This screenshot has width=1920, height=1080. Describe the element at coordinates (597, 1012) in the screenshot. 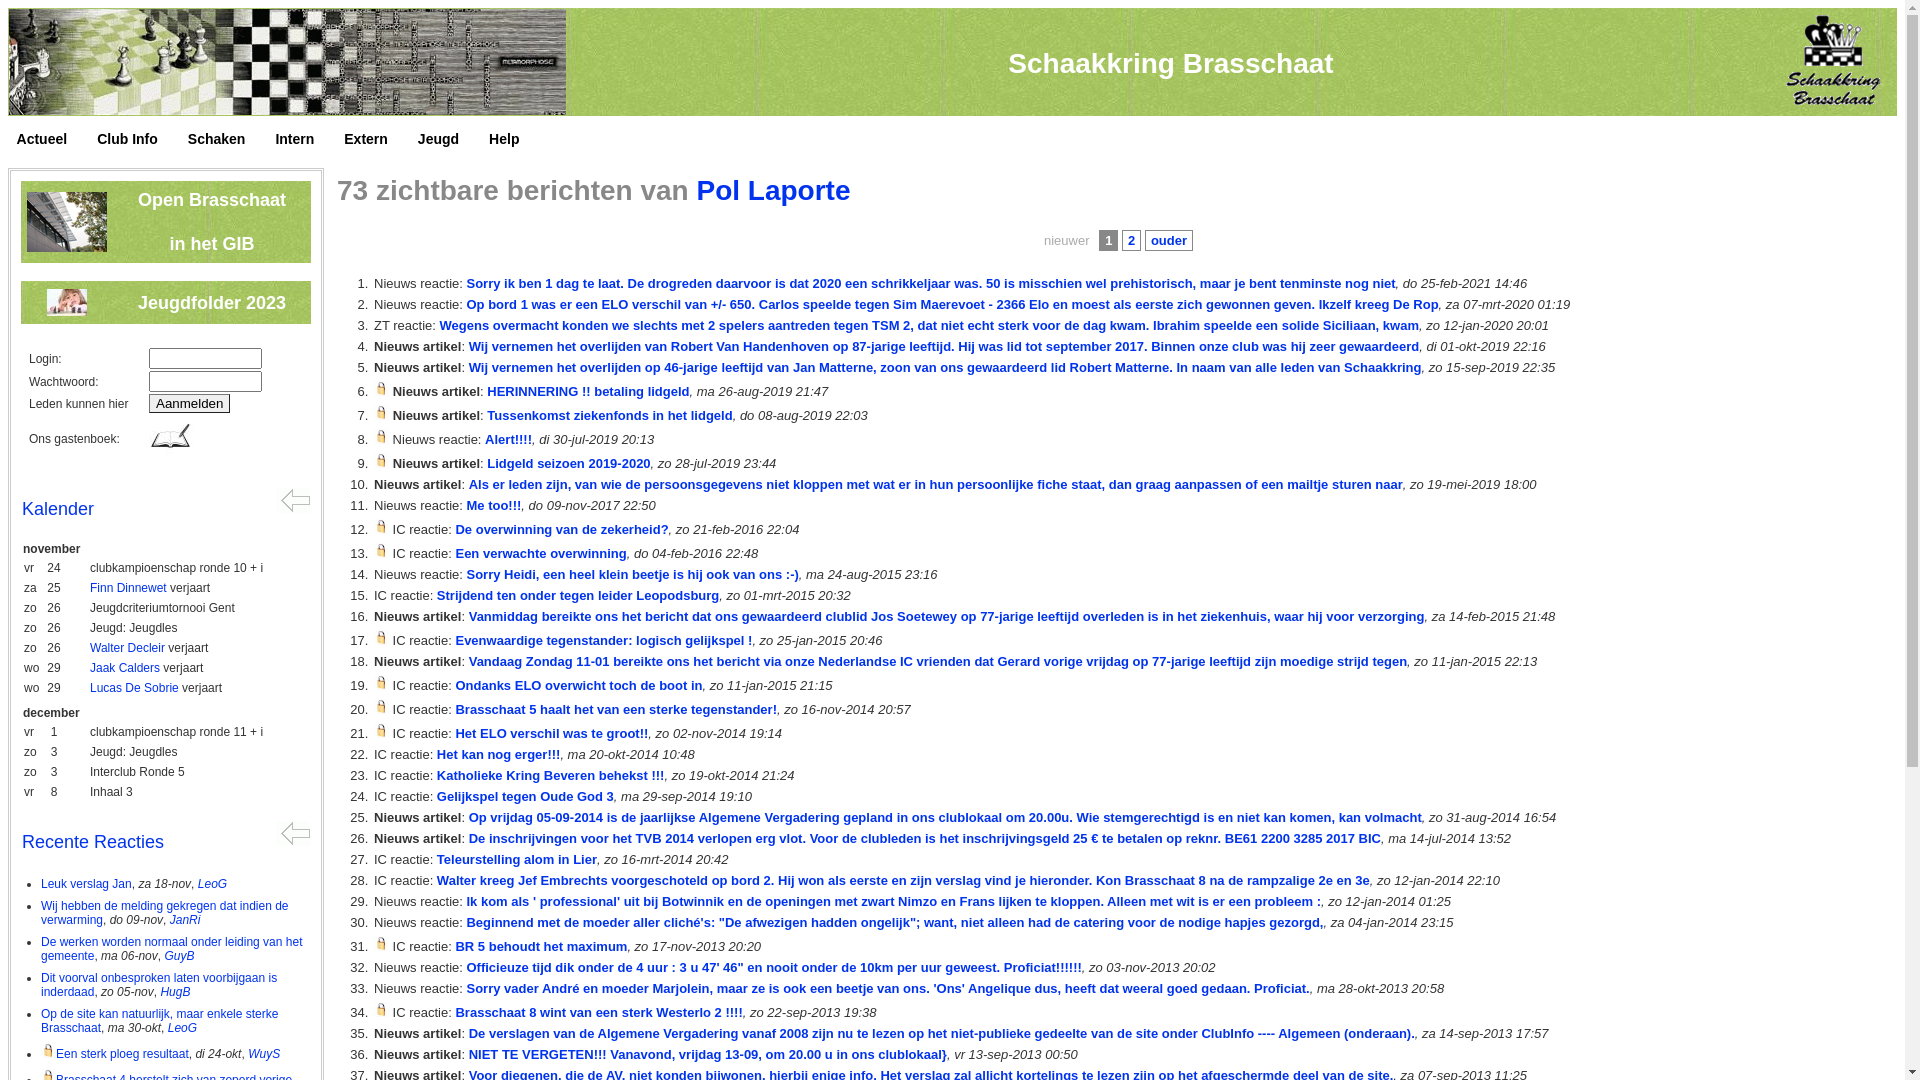

I see `'Brasschaat 8 wint van een sterk Westerlo 2 !!!!'` at that location.